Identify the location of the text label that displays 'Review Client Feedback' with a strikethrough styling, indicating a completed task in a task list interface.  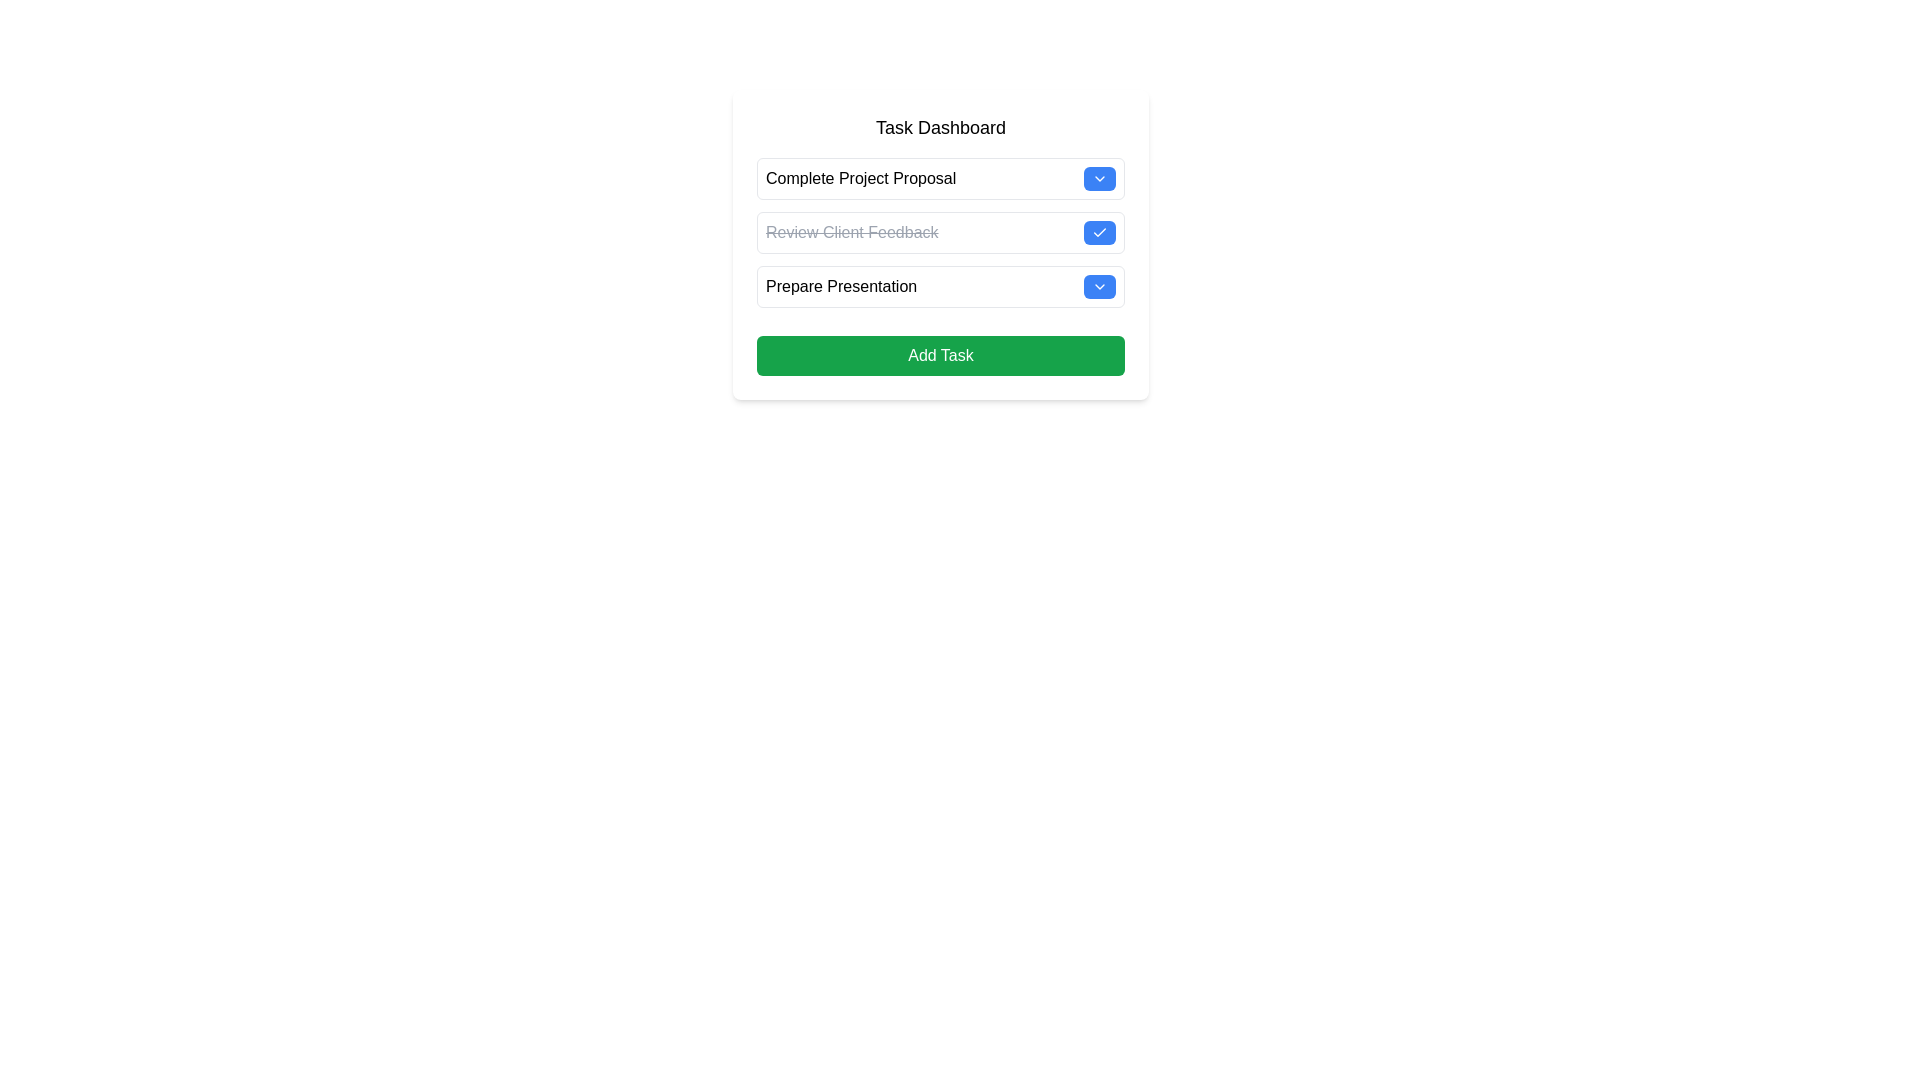
(852, 231).